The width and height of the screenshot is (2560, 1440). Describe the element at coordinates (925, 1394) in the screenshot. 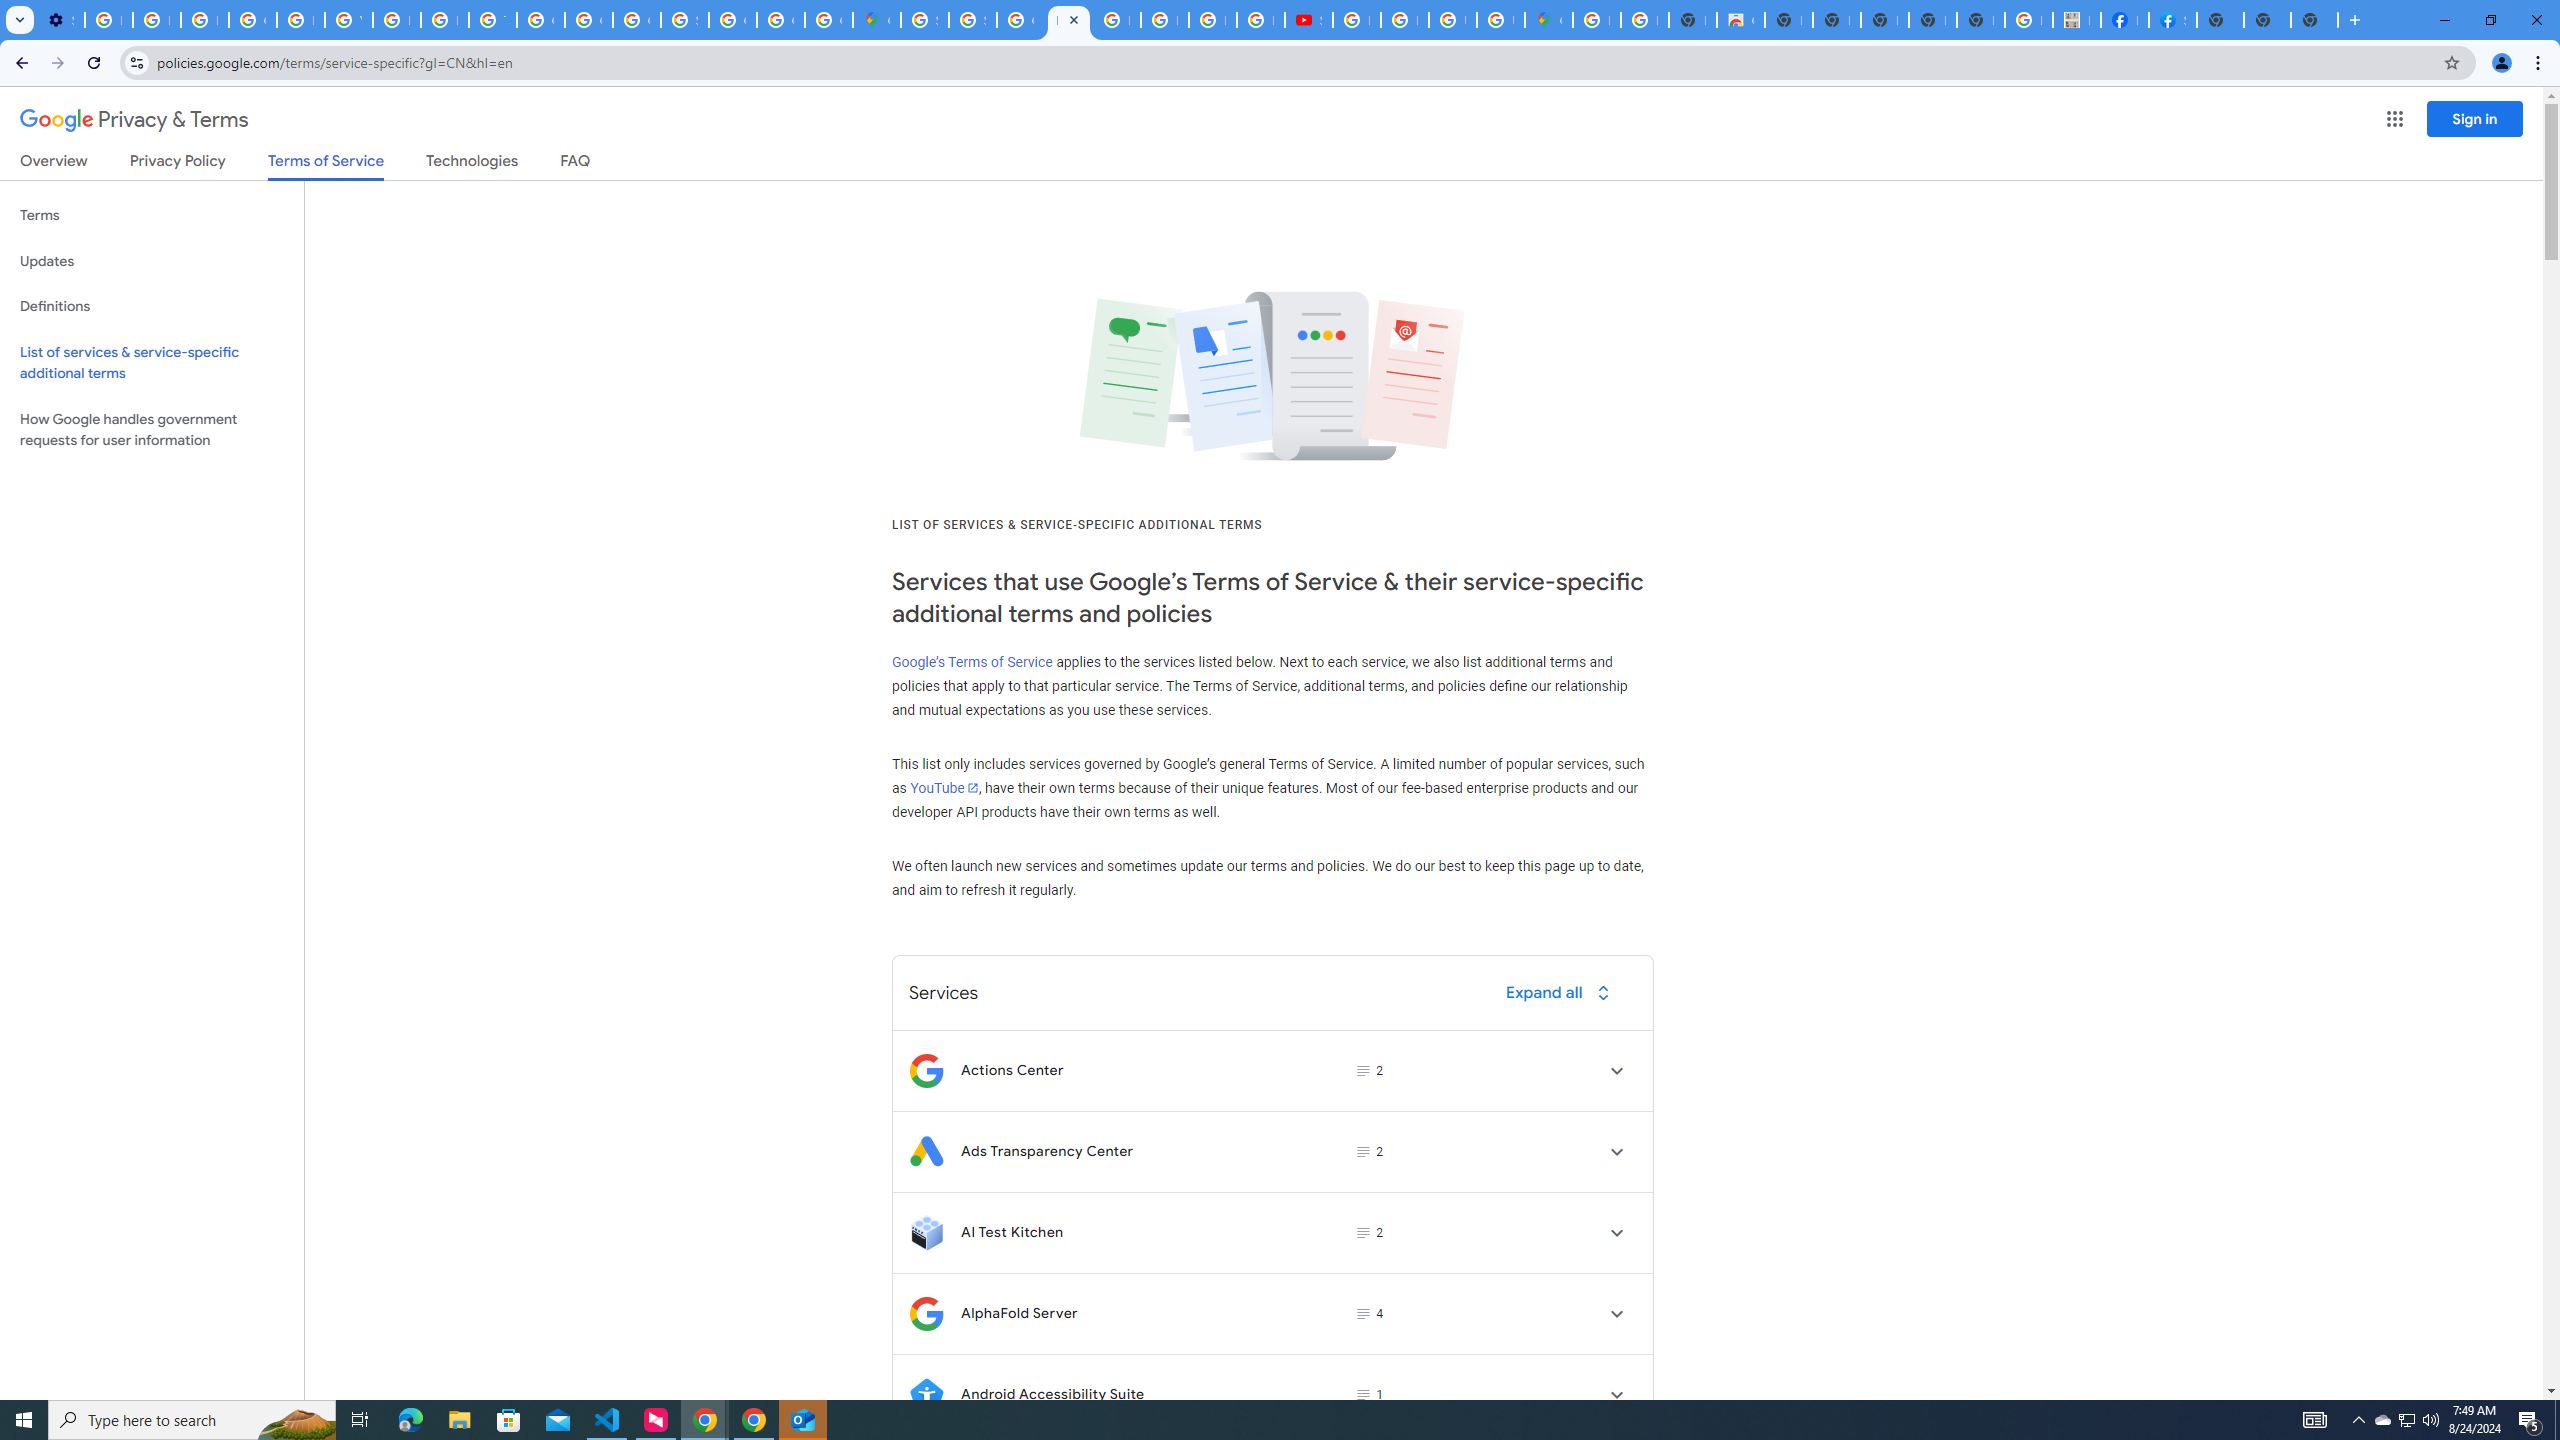

I see `'Logo for Android Accessibility Suite'` at that location.